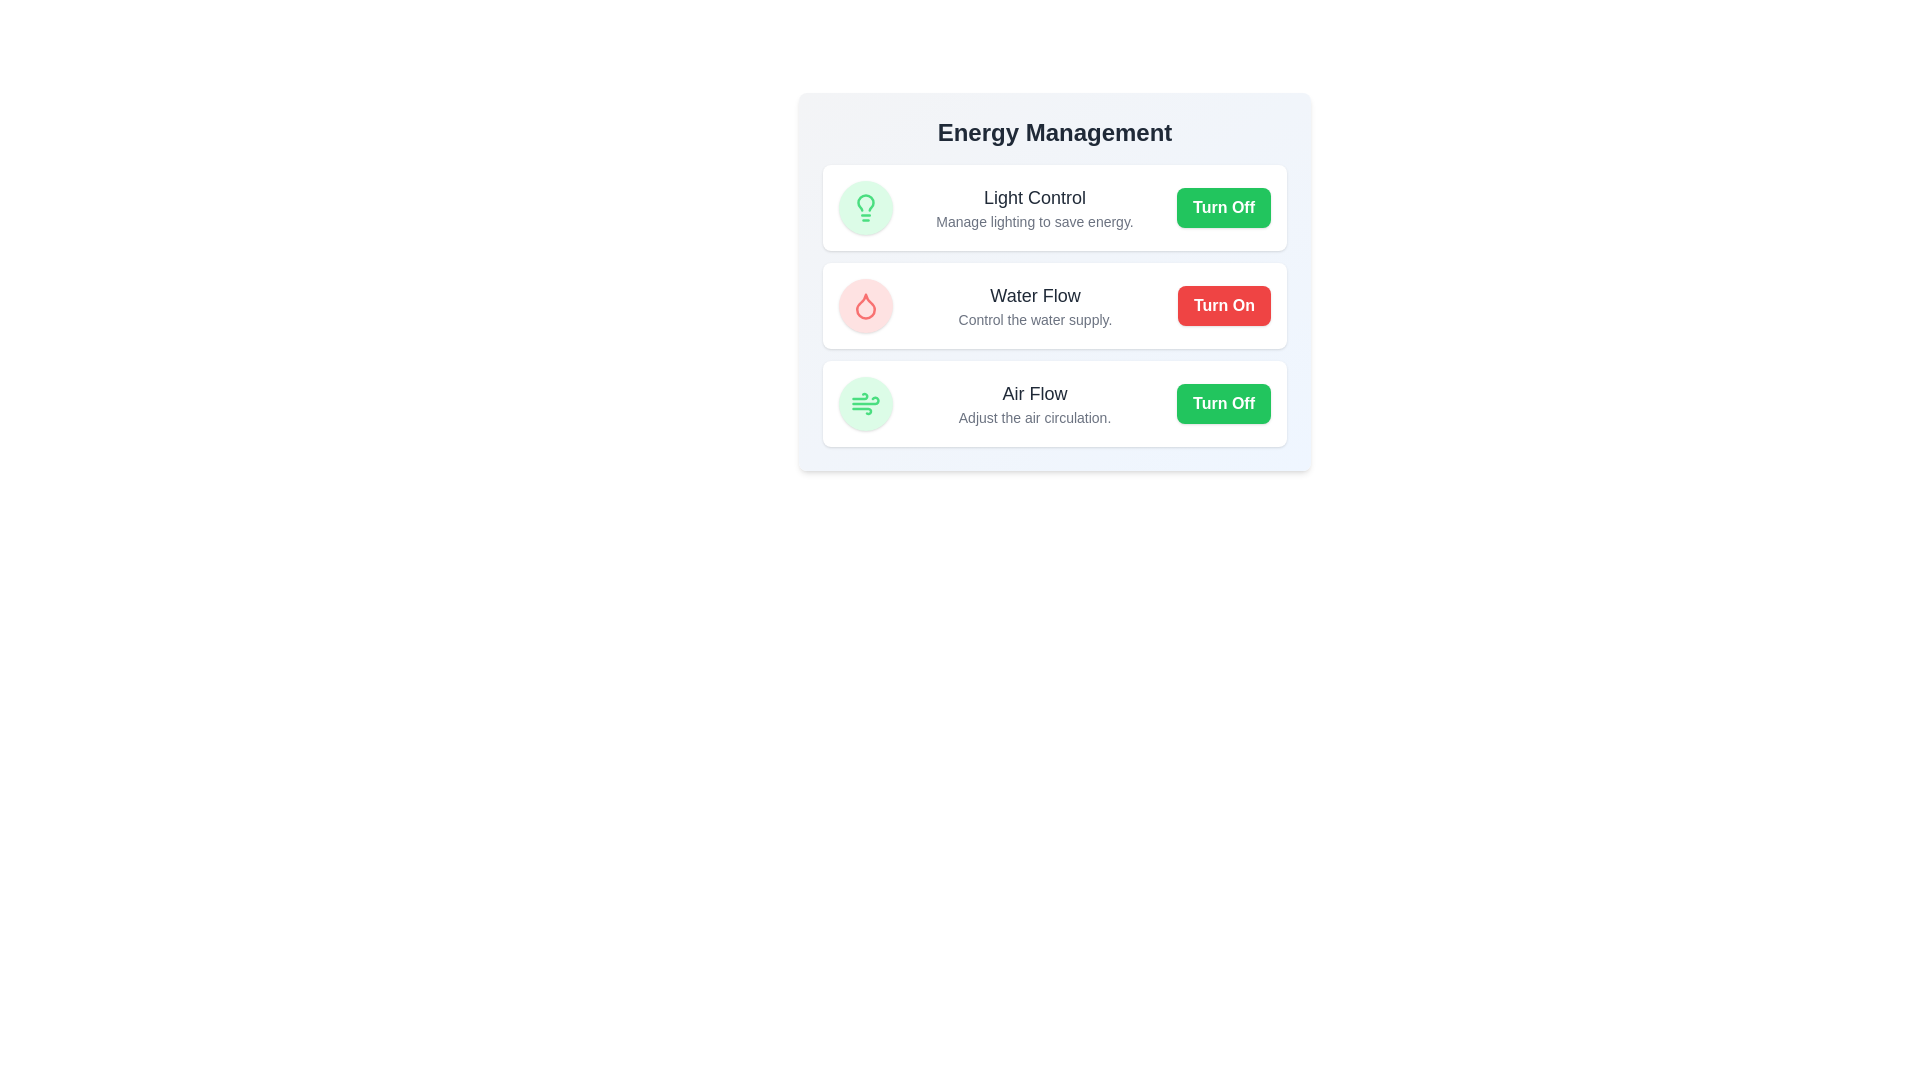  What do you see at coordinates (865, 305) in the screenshot?
I see `the 'Water Flow' control icon located within the 'Water Flow' card under the 'Energy Management' header` at bounding box center [865, 305].